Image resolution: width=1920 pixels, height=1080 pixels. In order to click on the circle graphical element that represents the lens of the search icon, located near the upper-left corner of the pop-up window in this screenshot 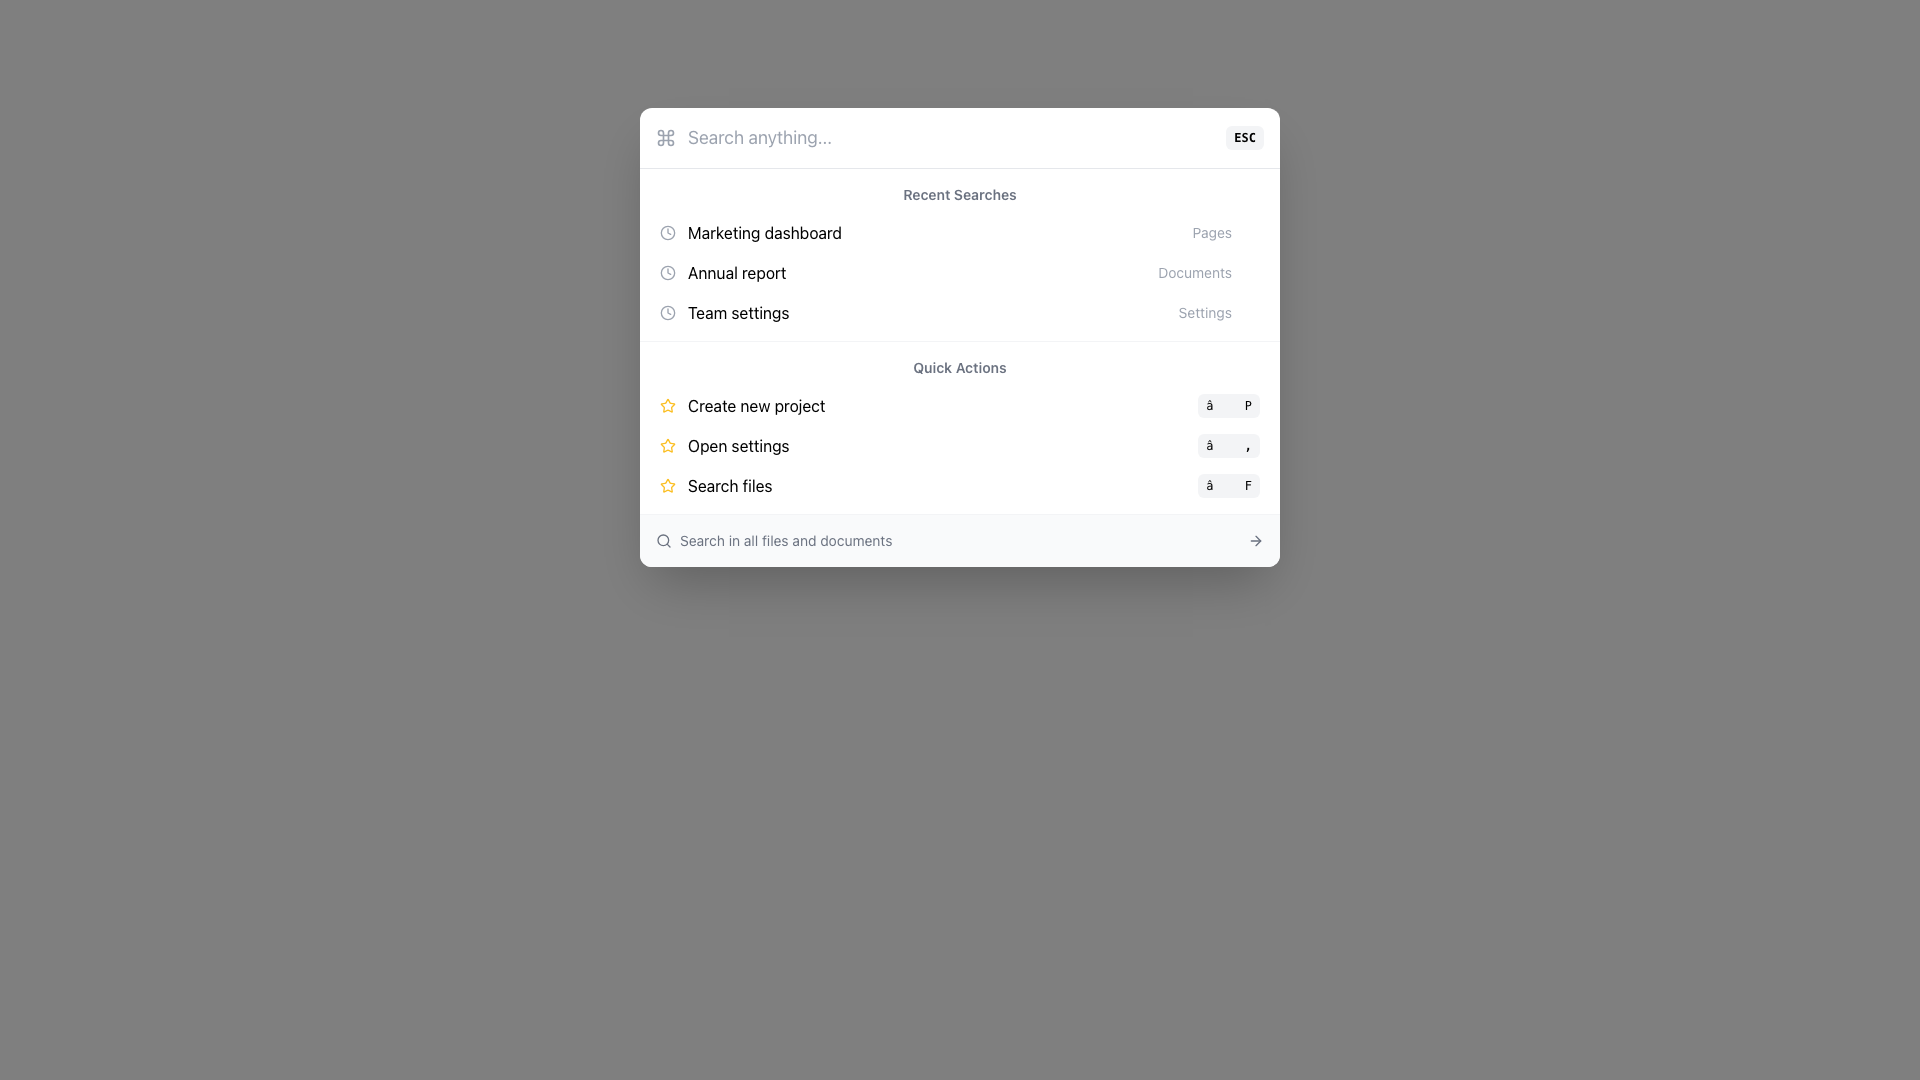, I will do `click(663, 540)`.